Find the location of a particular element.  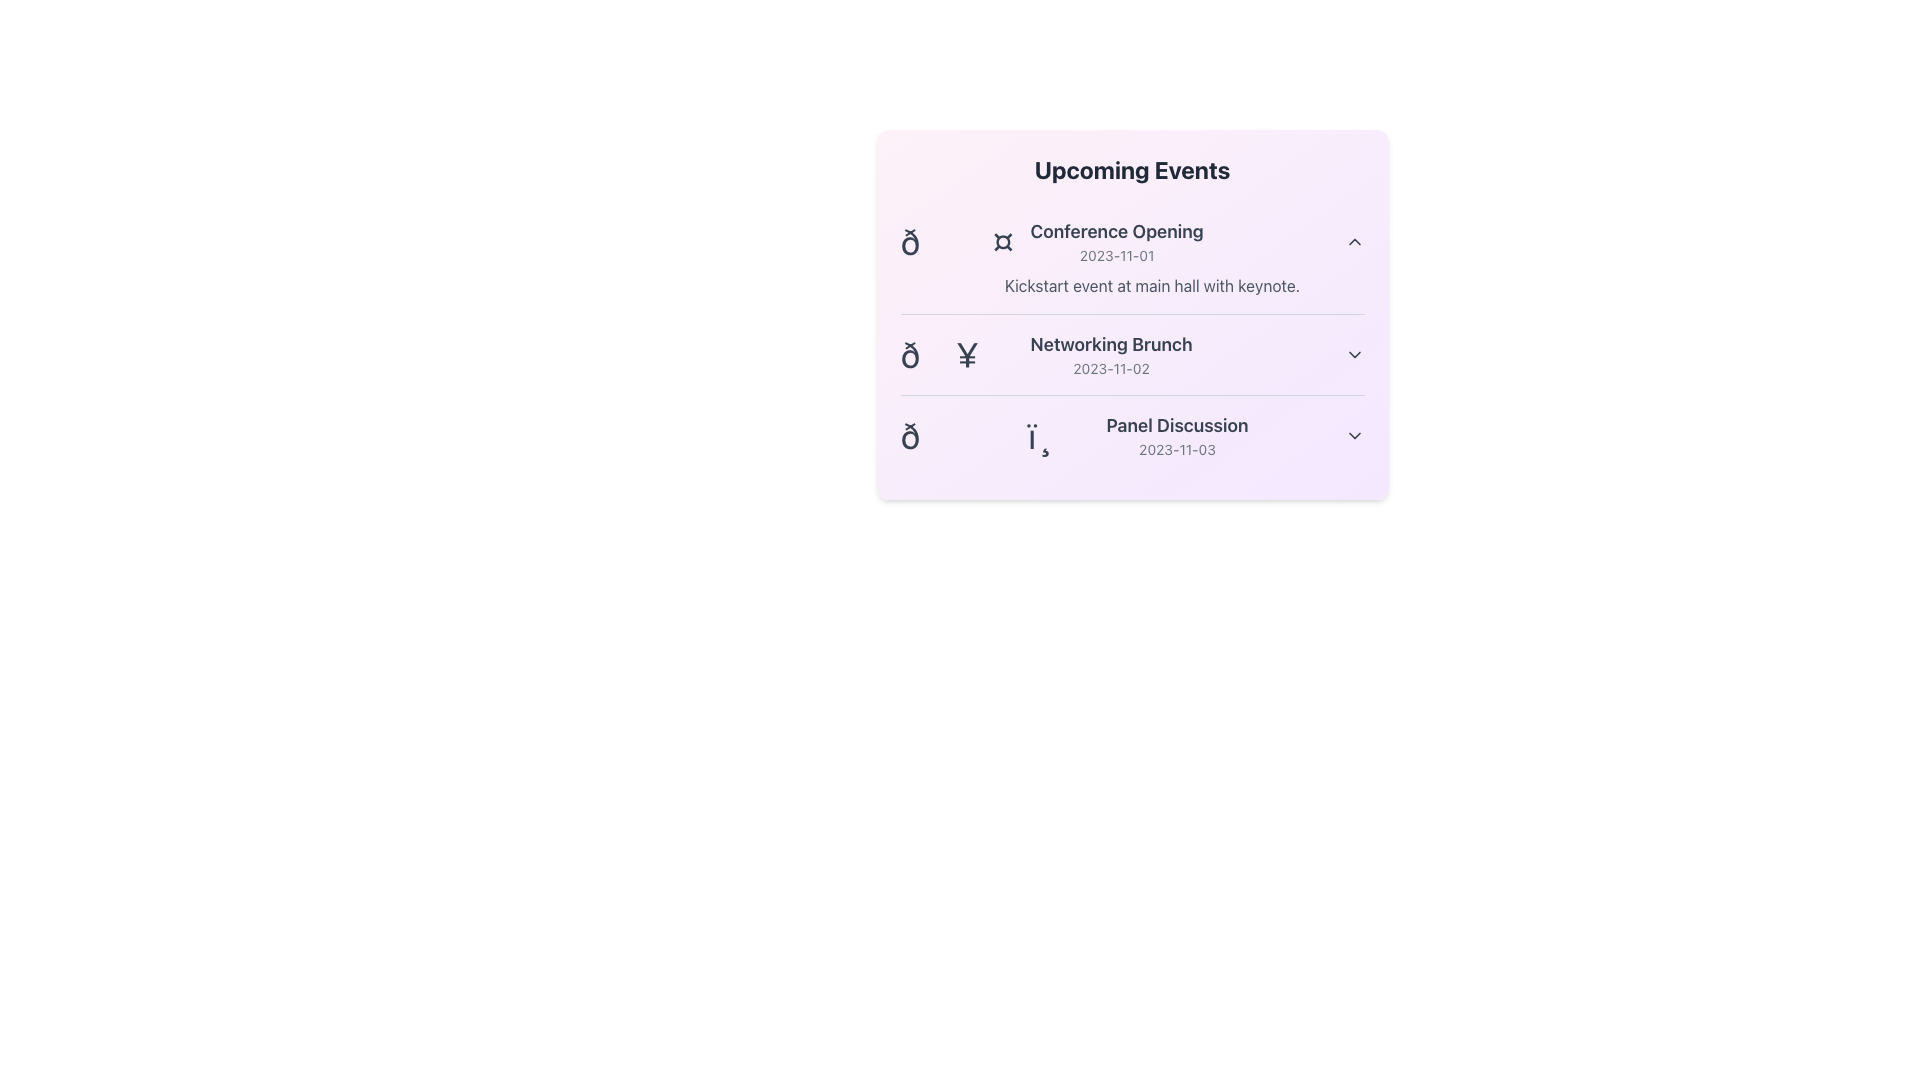

informational text label for the event 'Networking Brunch' which is the second item under 'Upcoming Events' is located at coordinates (1110, 343).